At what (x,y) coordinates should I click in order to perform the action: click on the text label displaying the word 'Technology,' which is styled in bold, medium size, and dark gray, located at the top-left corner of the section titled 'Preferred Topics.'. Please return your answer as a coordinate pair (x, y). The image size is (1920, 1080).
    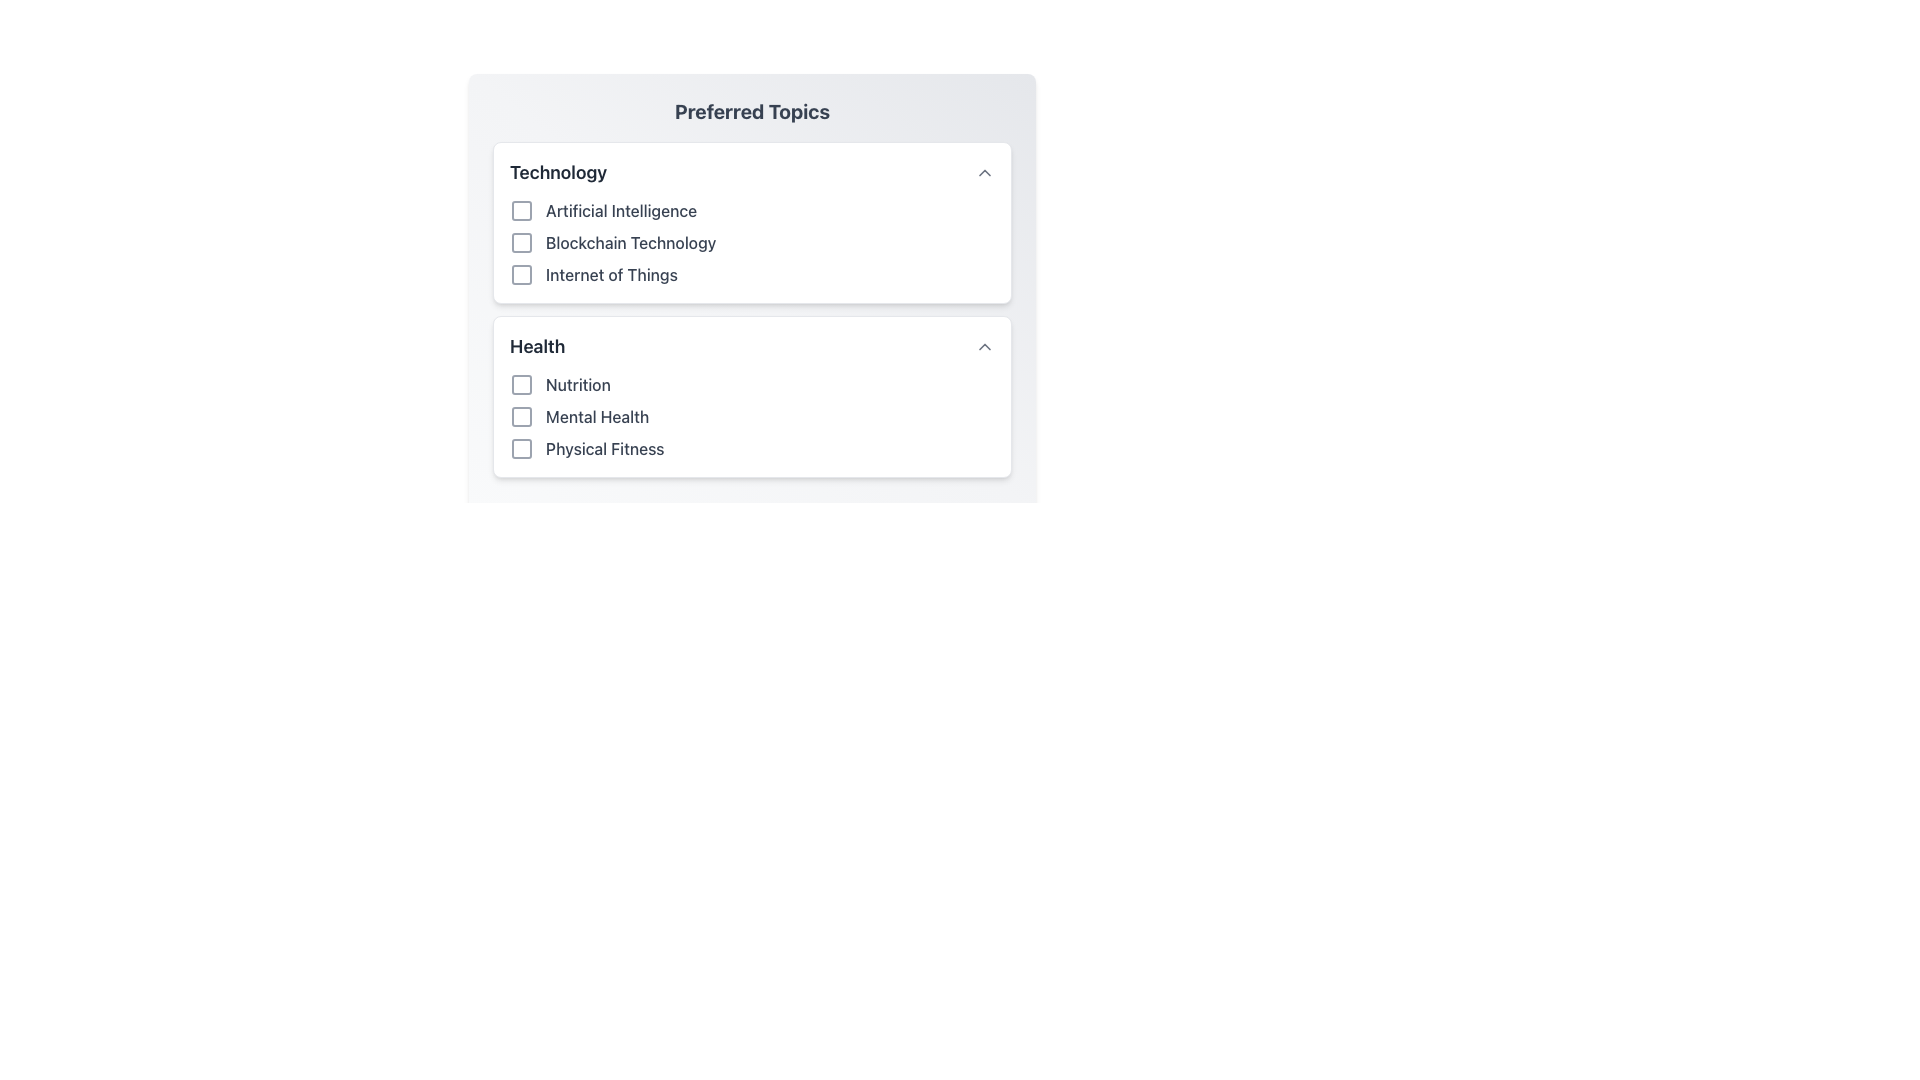
    Looking at the image, I should click on (558, 172).